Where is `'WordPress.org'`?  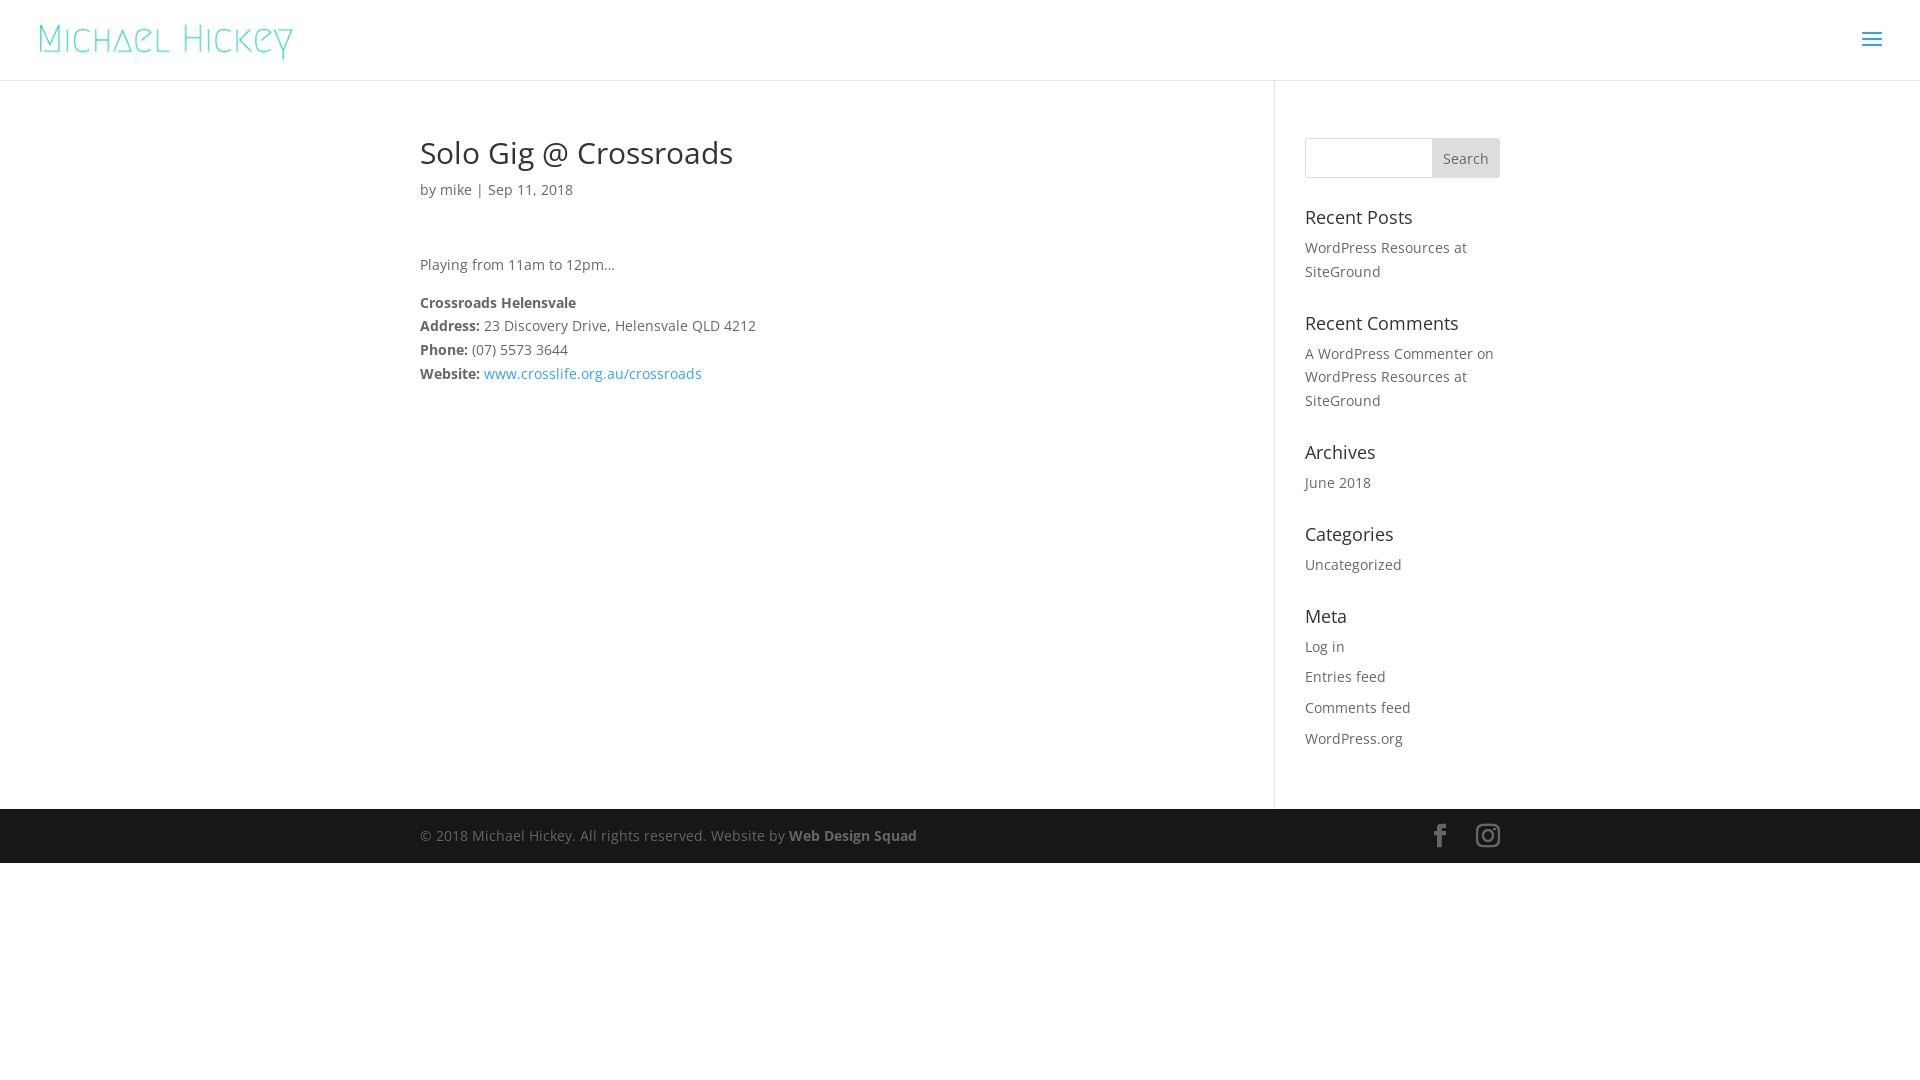 'WordPress.org' is located at coordinates (1353, 738).